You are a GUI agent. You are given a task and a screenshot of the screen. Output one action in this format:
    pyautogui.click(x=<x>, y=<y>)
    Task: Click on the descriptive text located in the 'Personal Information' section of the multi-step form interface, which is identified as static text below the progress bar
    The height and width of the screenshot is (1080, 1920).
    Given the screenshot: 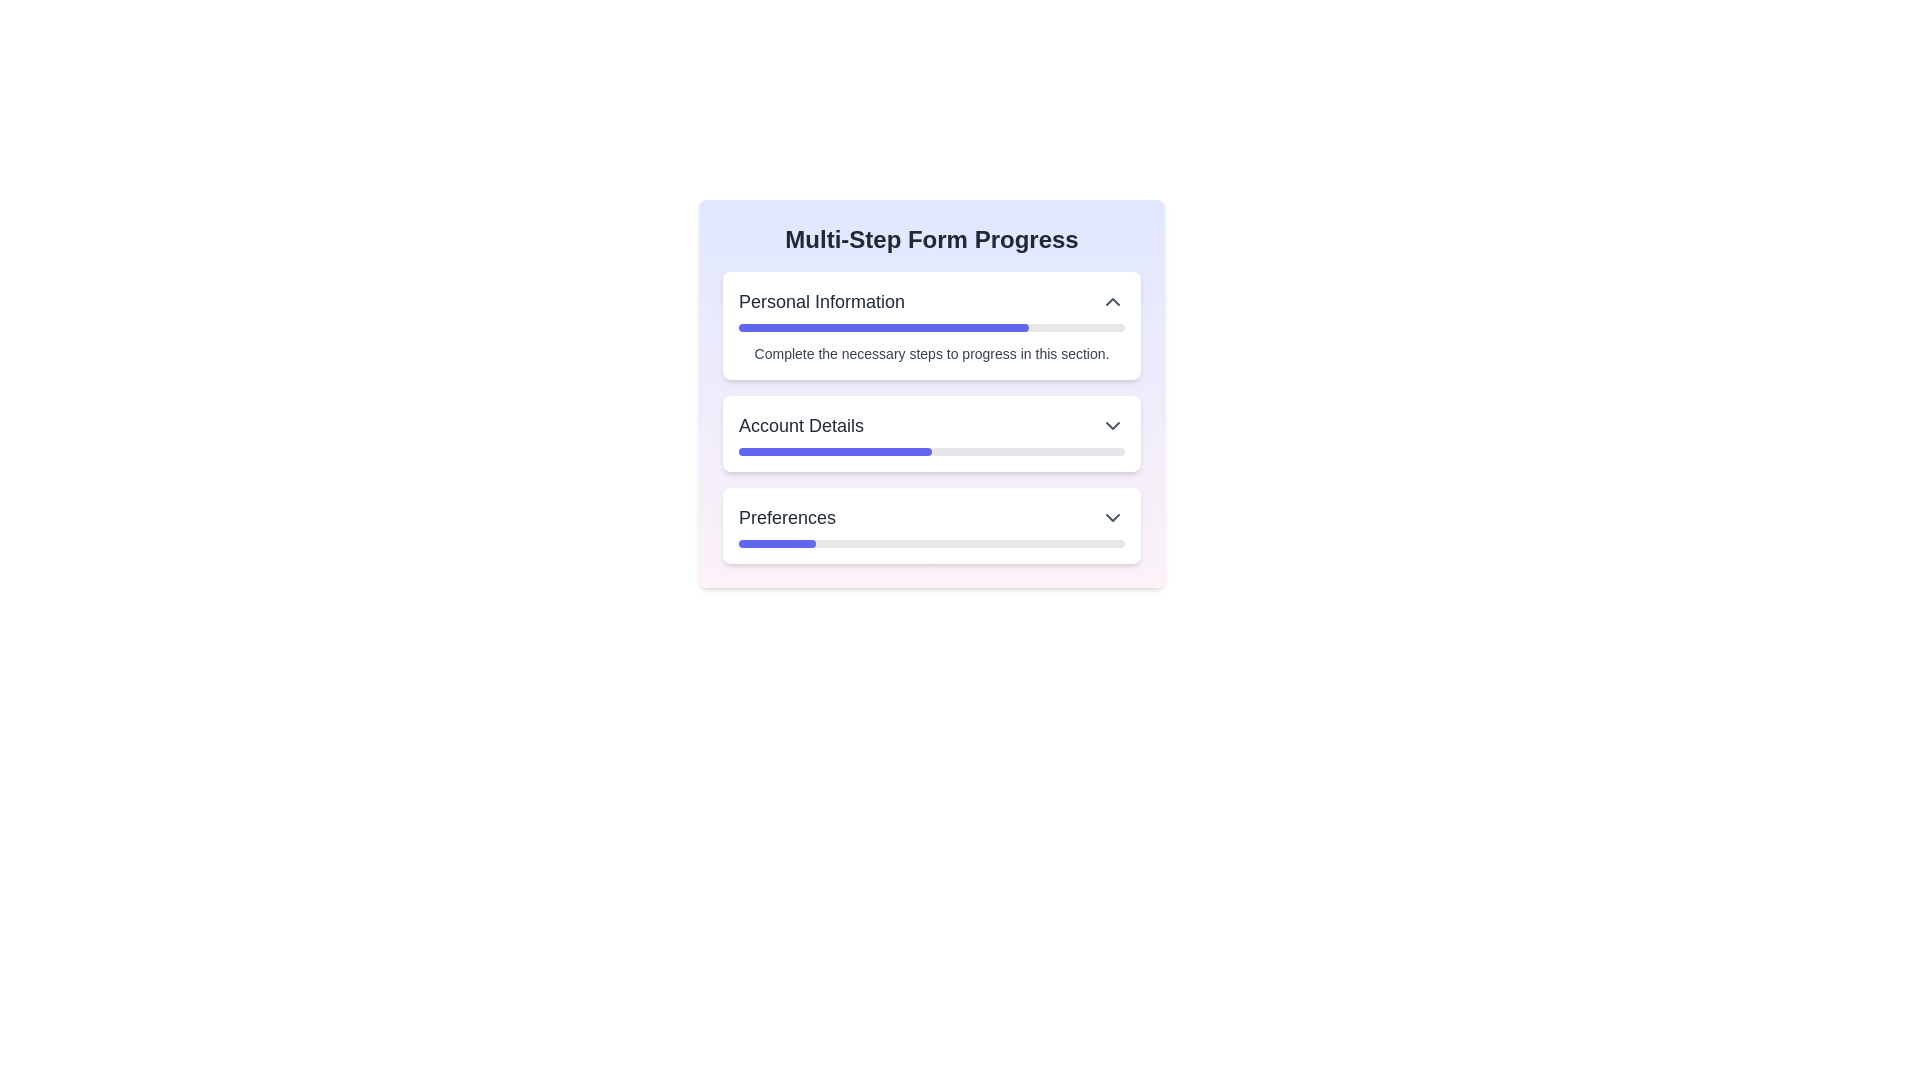 What is the action you would take?
    pyautogui.click(x=930, y=353)
    